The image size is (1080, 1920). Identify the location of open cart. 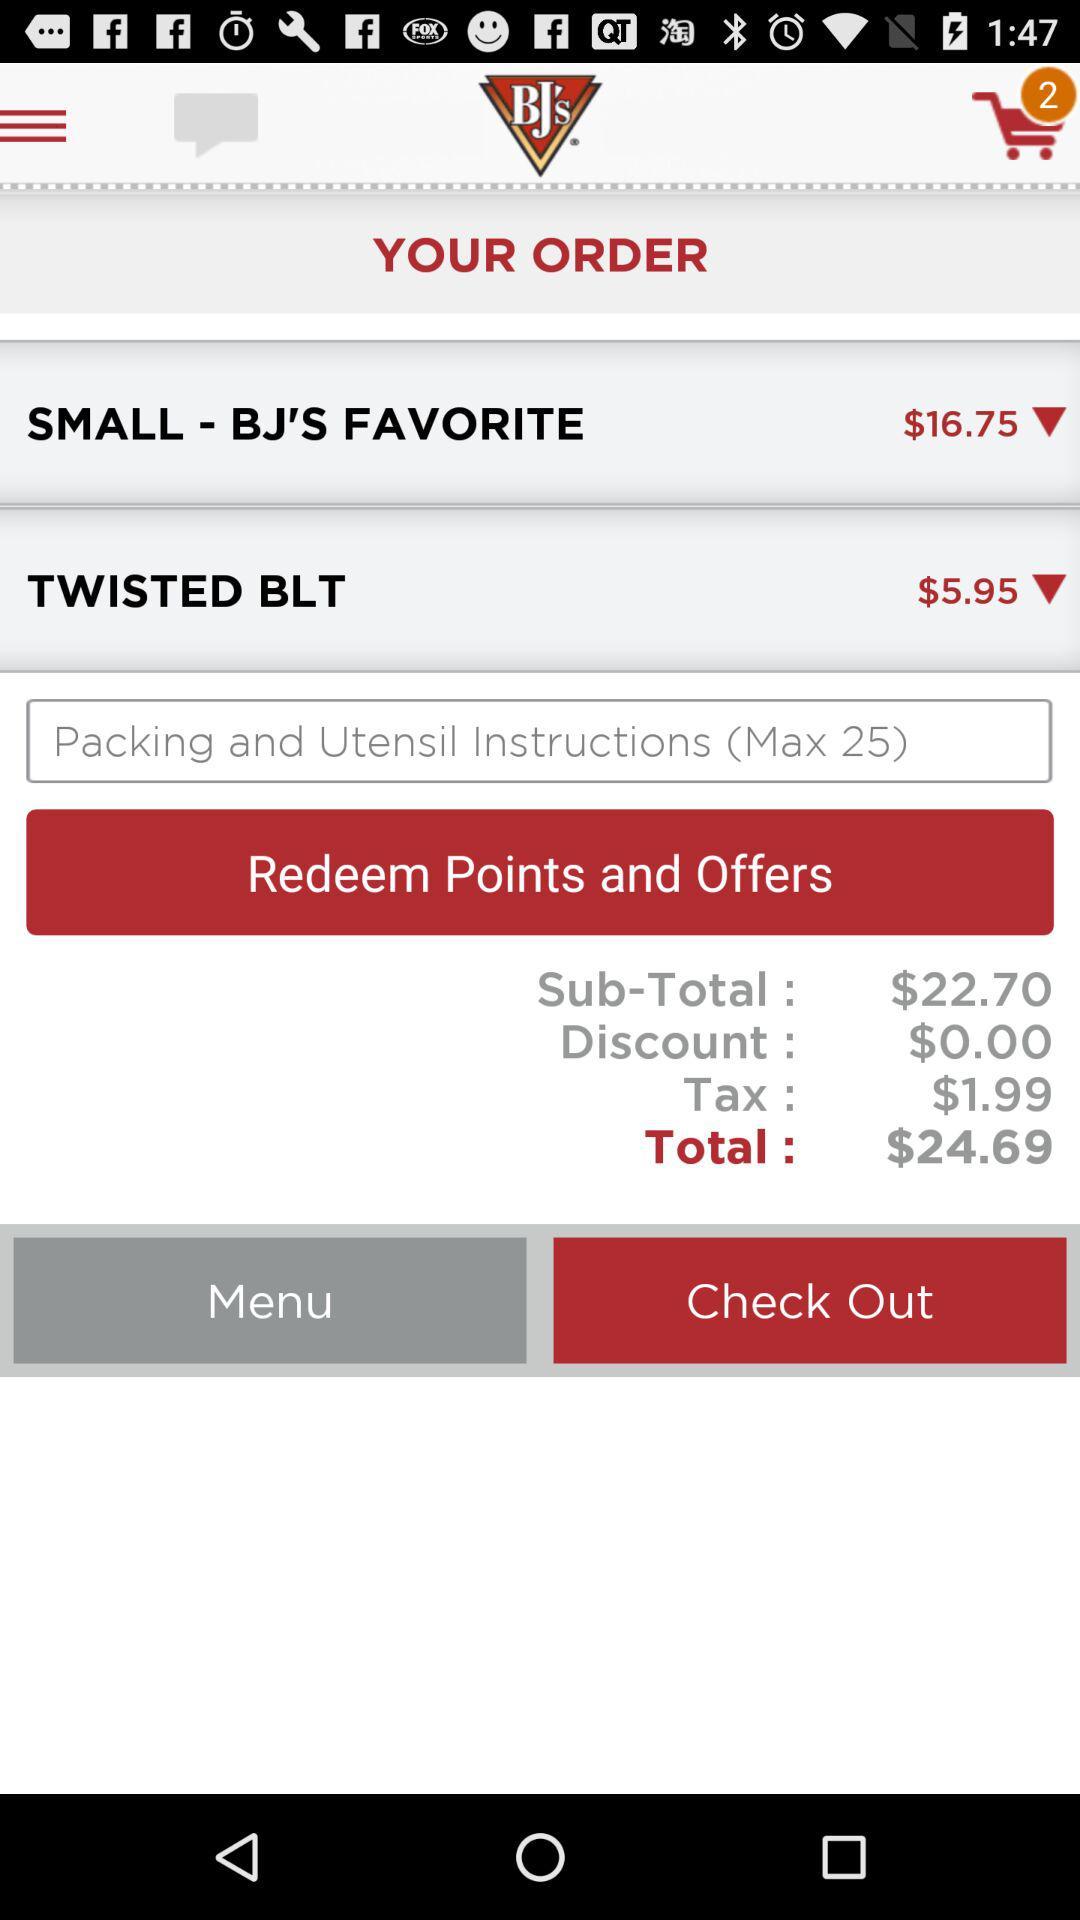
(1019, 124).